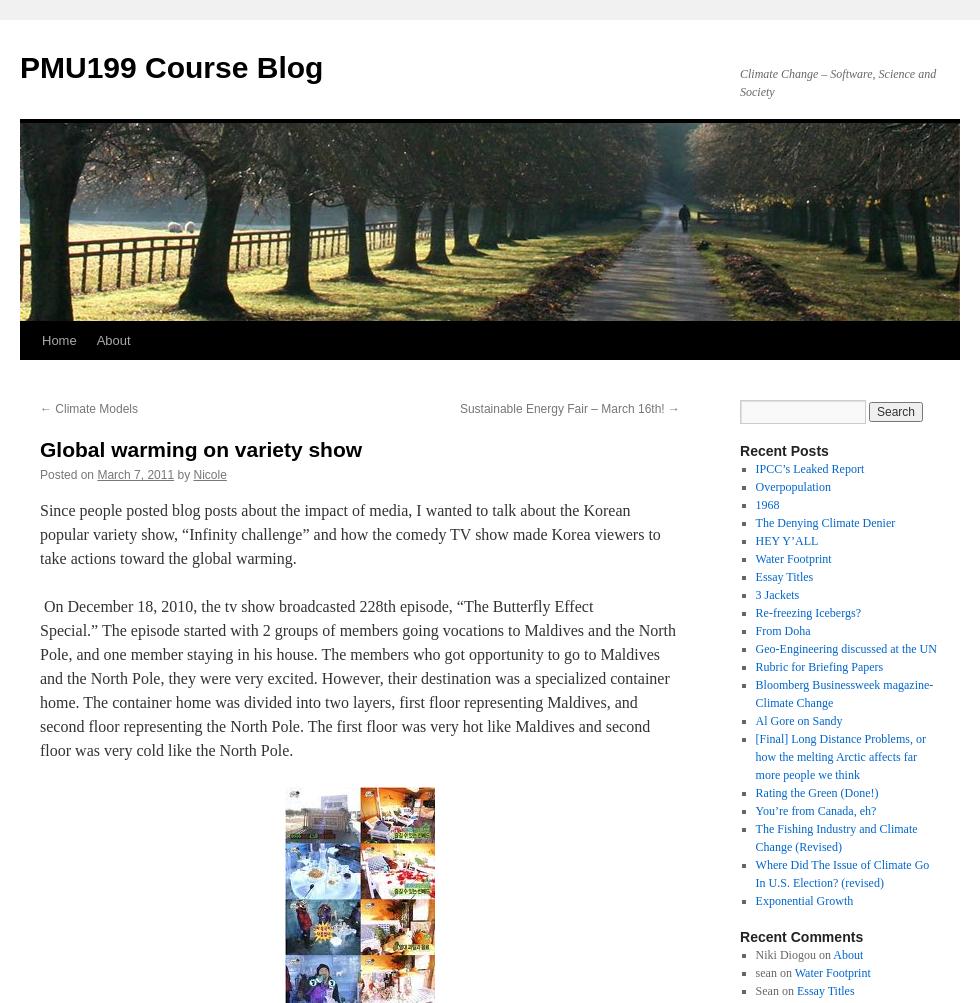  Describe the element at coordinates (816, 791) in the screenshot. I see `'Rating the Green (Done!)'` at that location.